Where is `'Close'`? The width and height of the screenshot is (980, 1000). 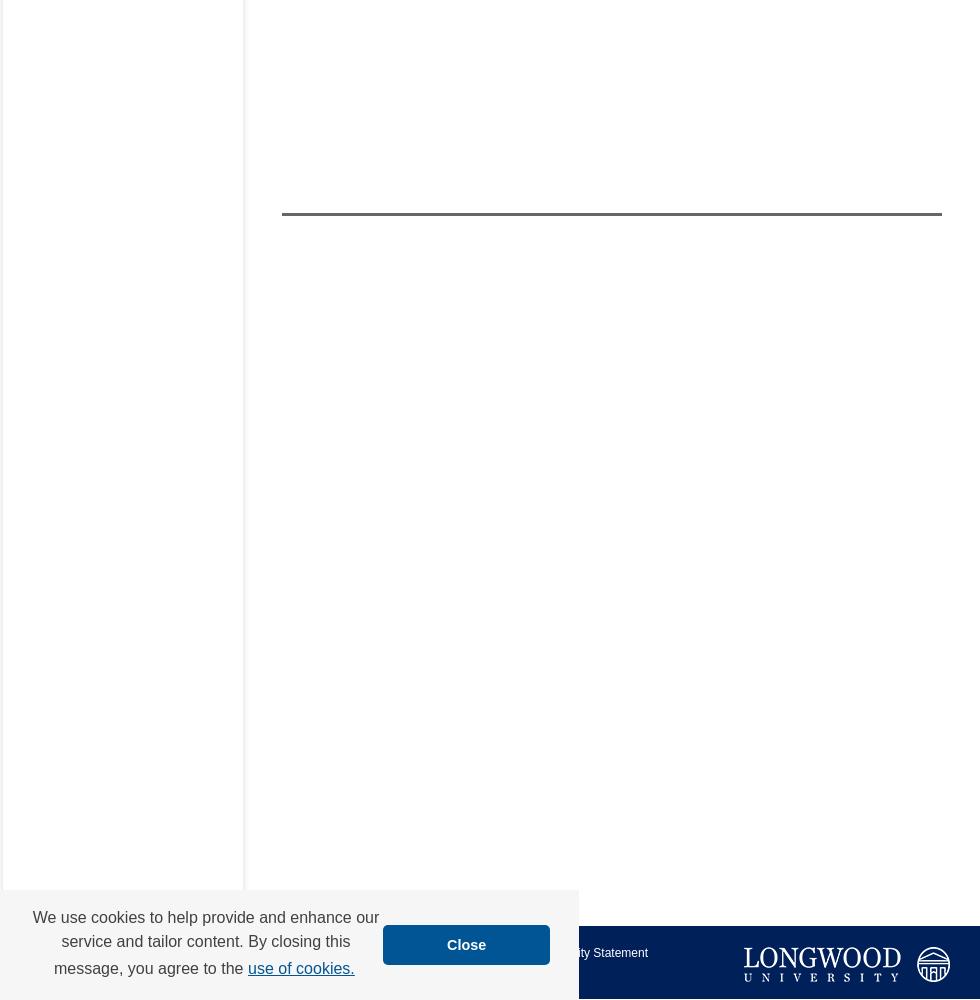
'Close' is located at coordinates (446, 943).